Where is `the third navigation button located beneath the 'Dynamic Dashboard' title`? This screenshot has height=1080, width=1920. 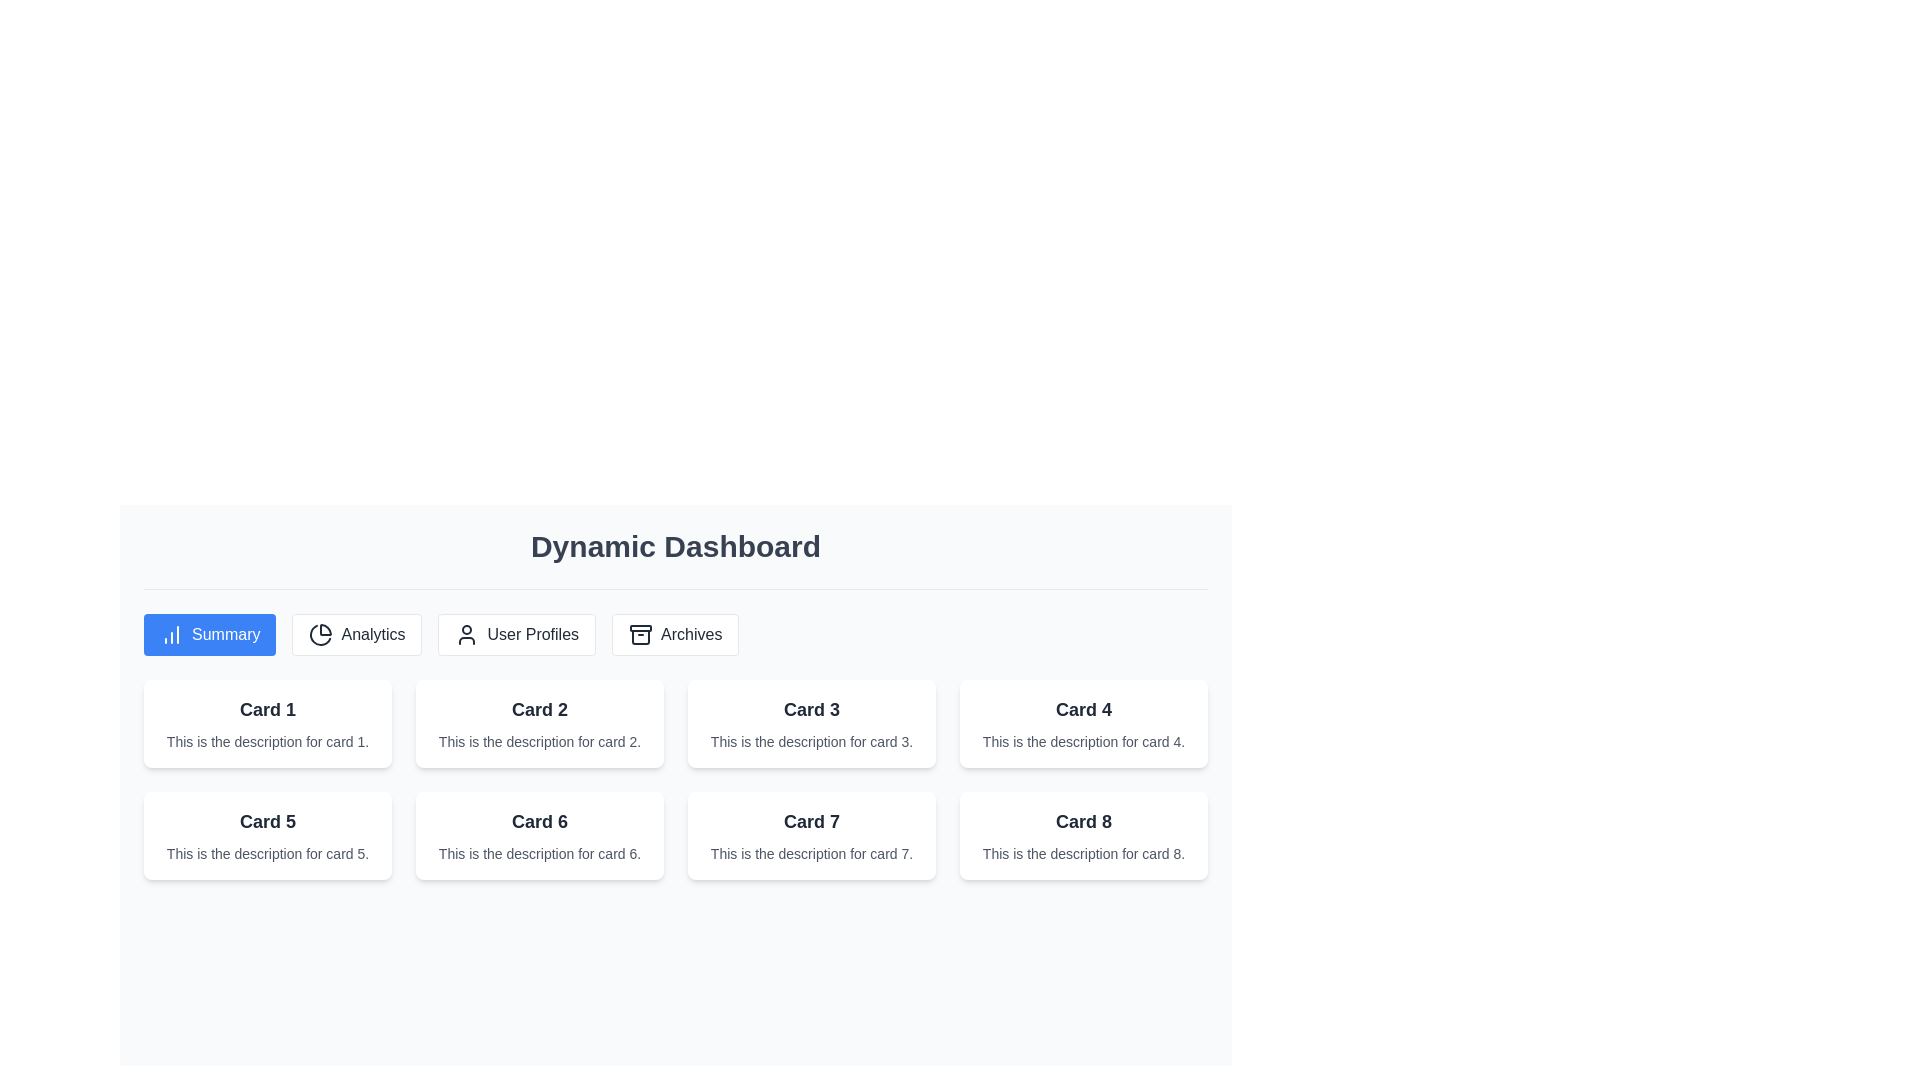 the third navigation button located beneath the 'Dynamic Dashboard' title is located at coordinates (517, 635).